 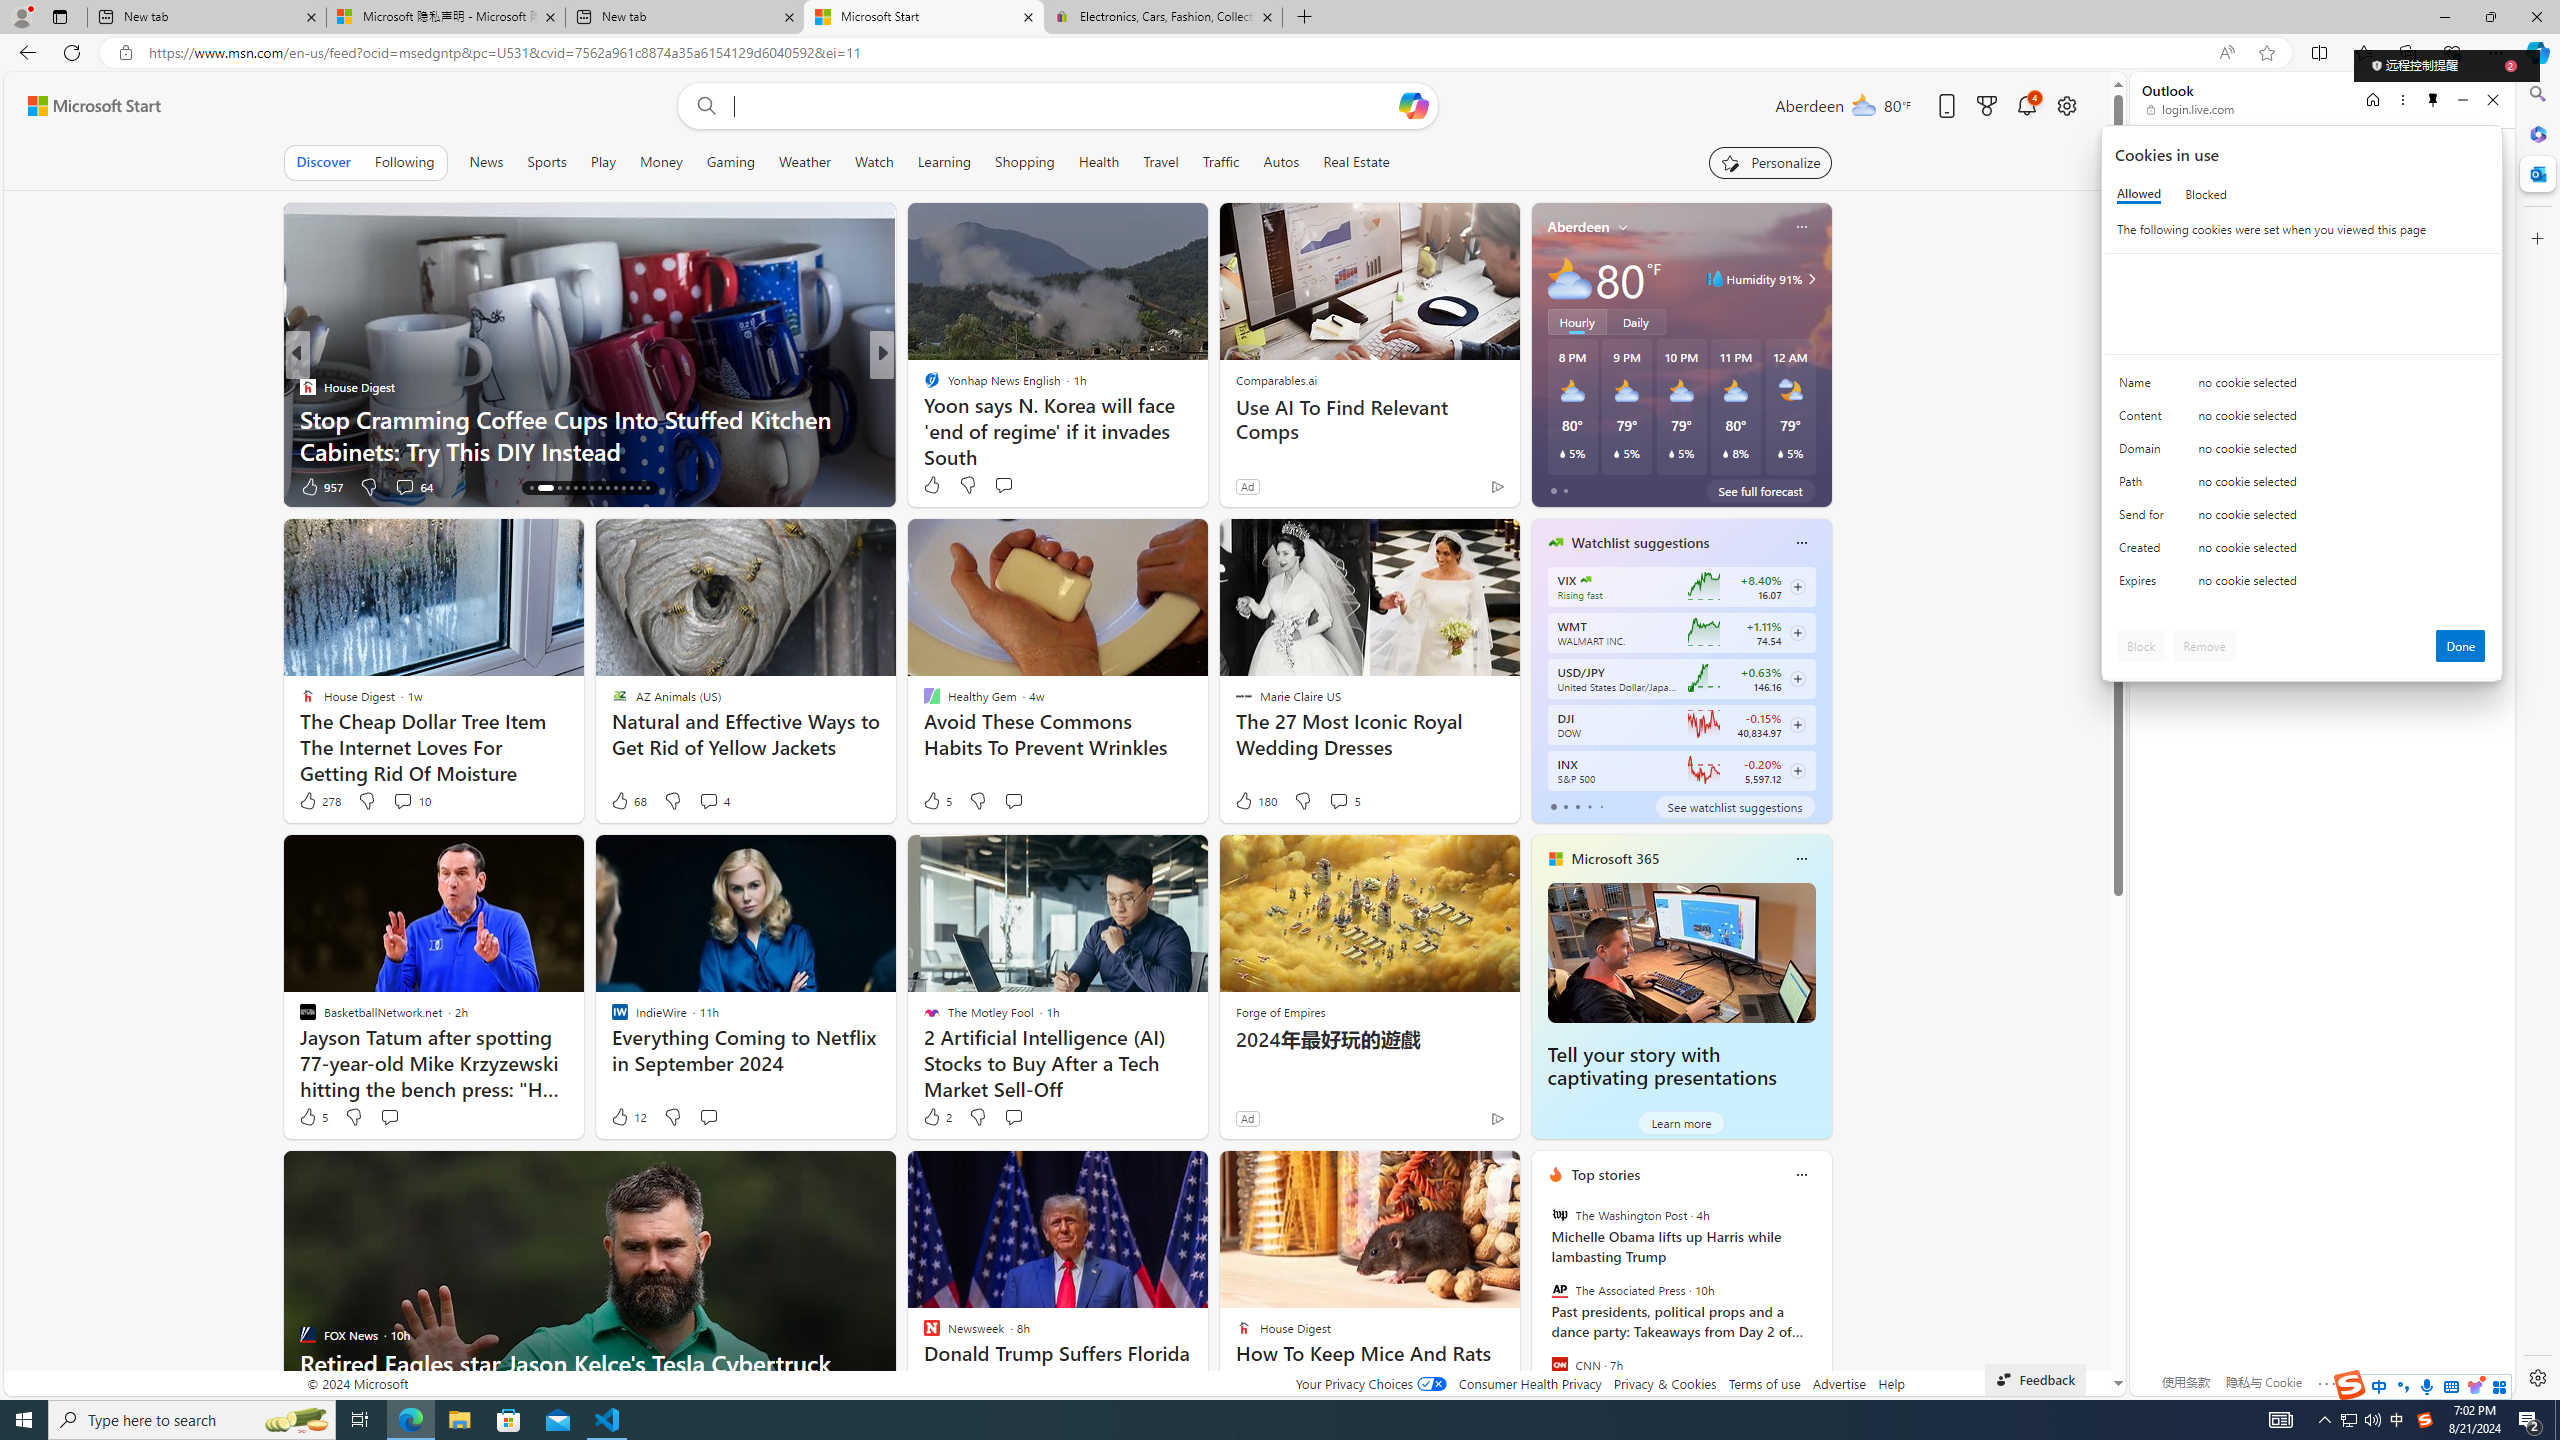 What do you see at coordinates (1020, 486) in the screenshot?
I see `'View comments 141 Comment'` at bounding box center [1020, 486].